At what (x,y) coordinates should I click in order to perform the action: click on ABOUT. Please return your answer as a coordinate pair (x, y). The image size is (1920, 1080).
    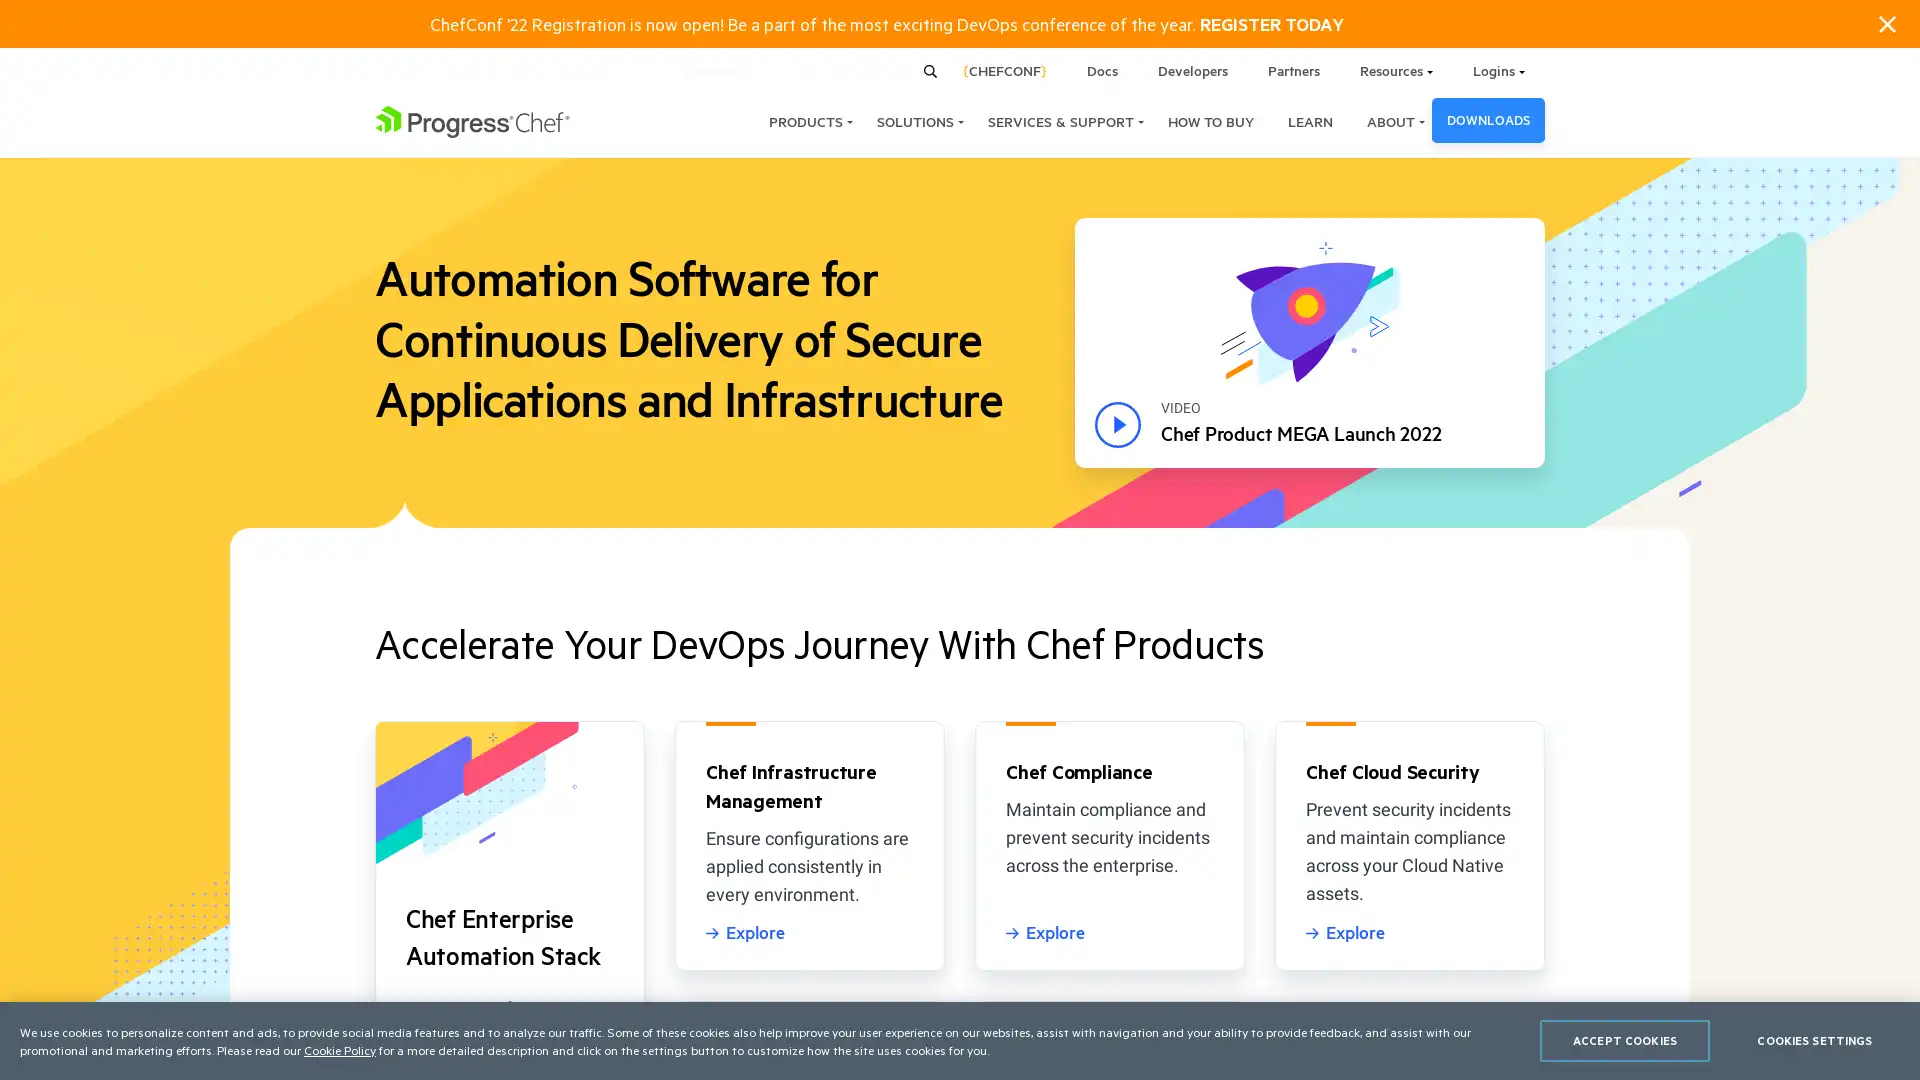
    Looking at the image, I should click on (1345, 122).